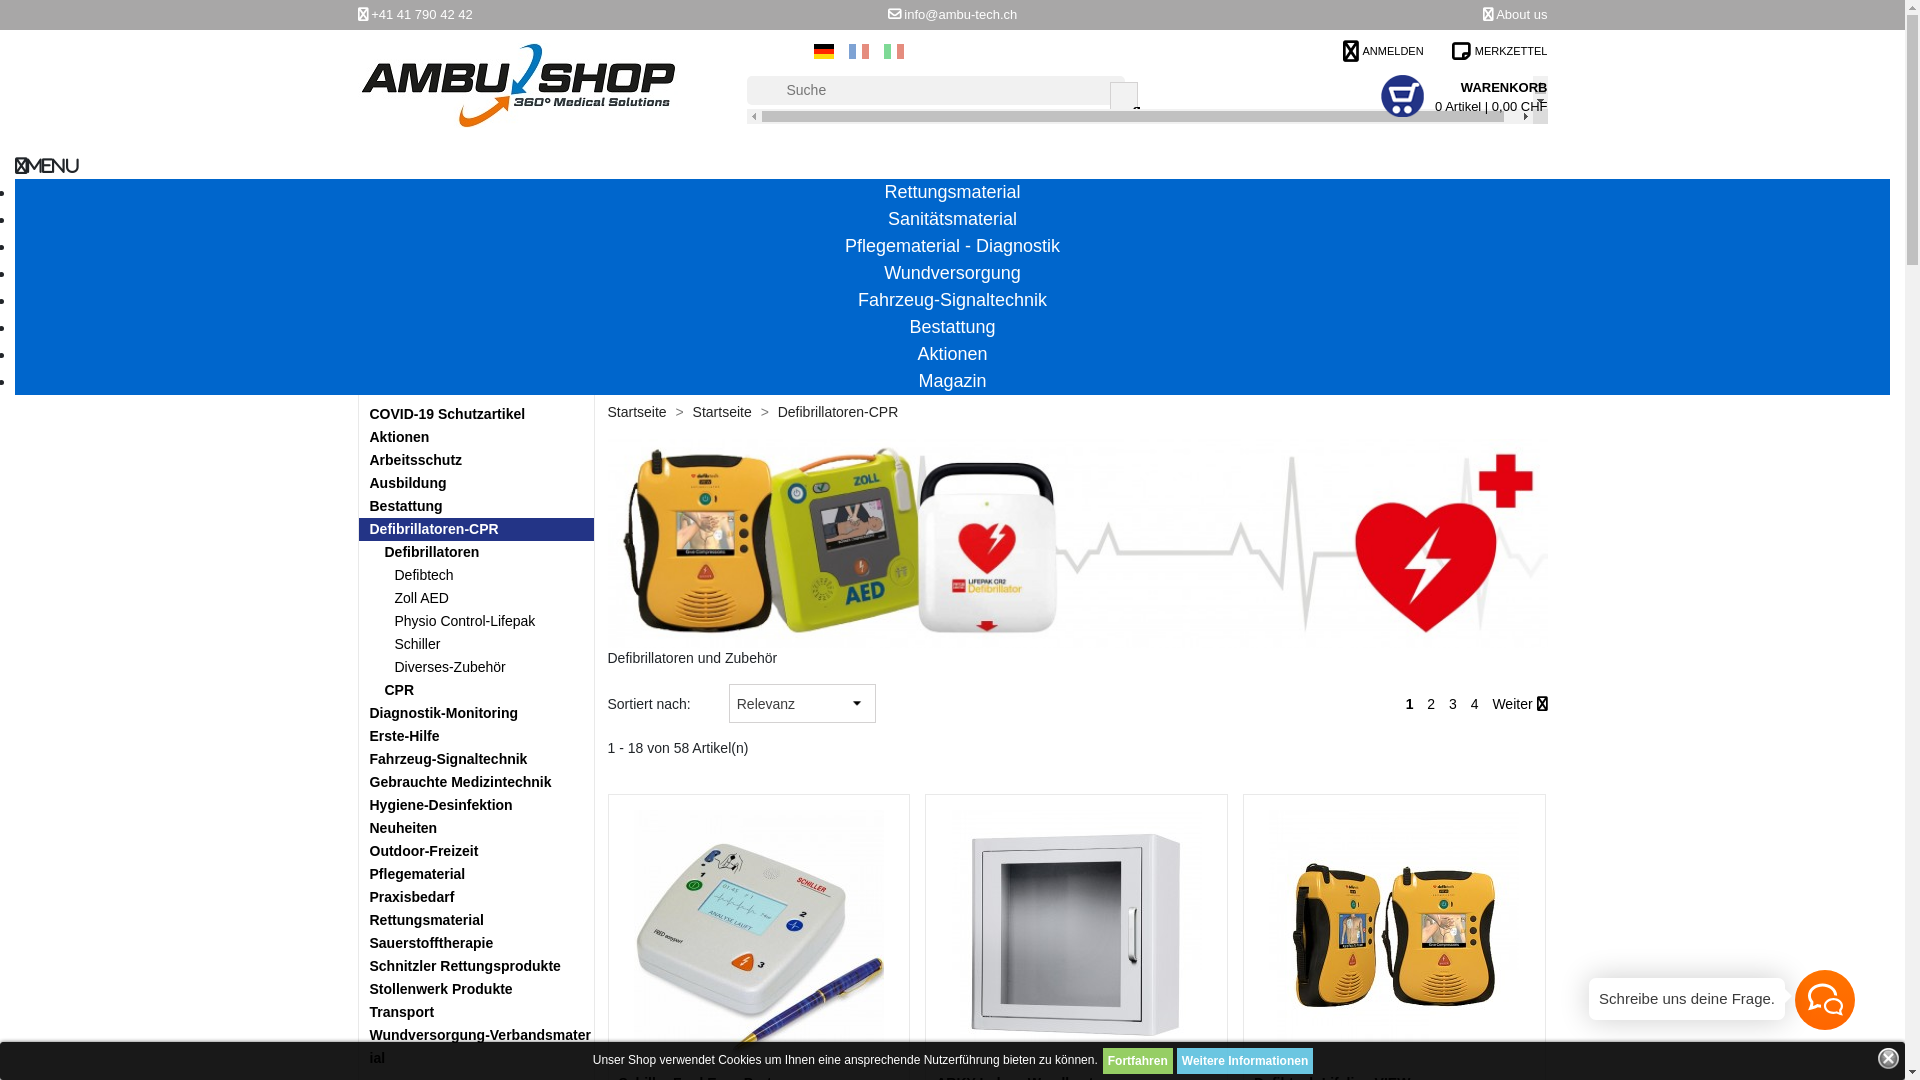 The image size is (1920, 1080). Describe the element at coordinates (1137, 1059) in the screenshot. I see `'Fortfahren'` at that location.